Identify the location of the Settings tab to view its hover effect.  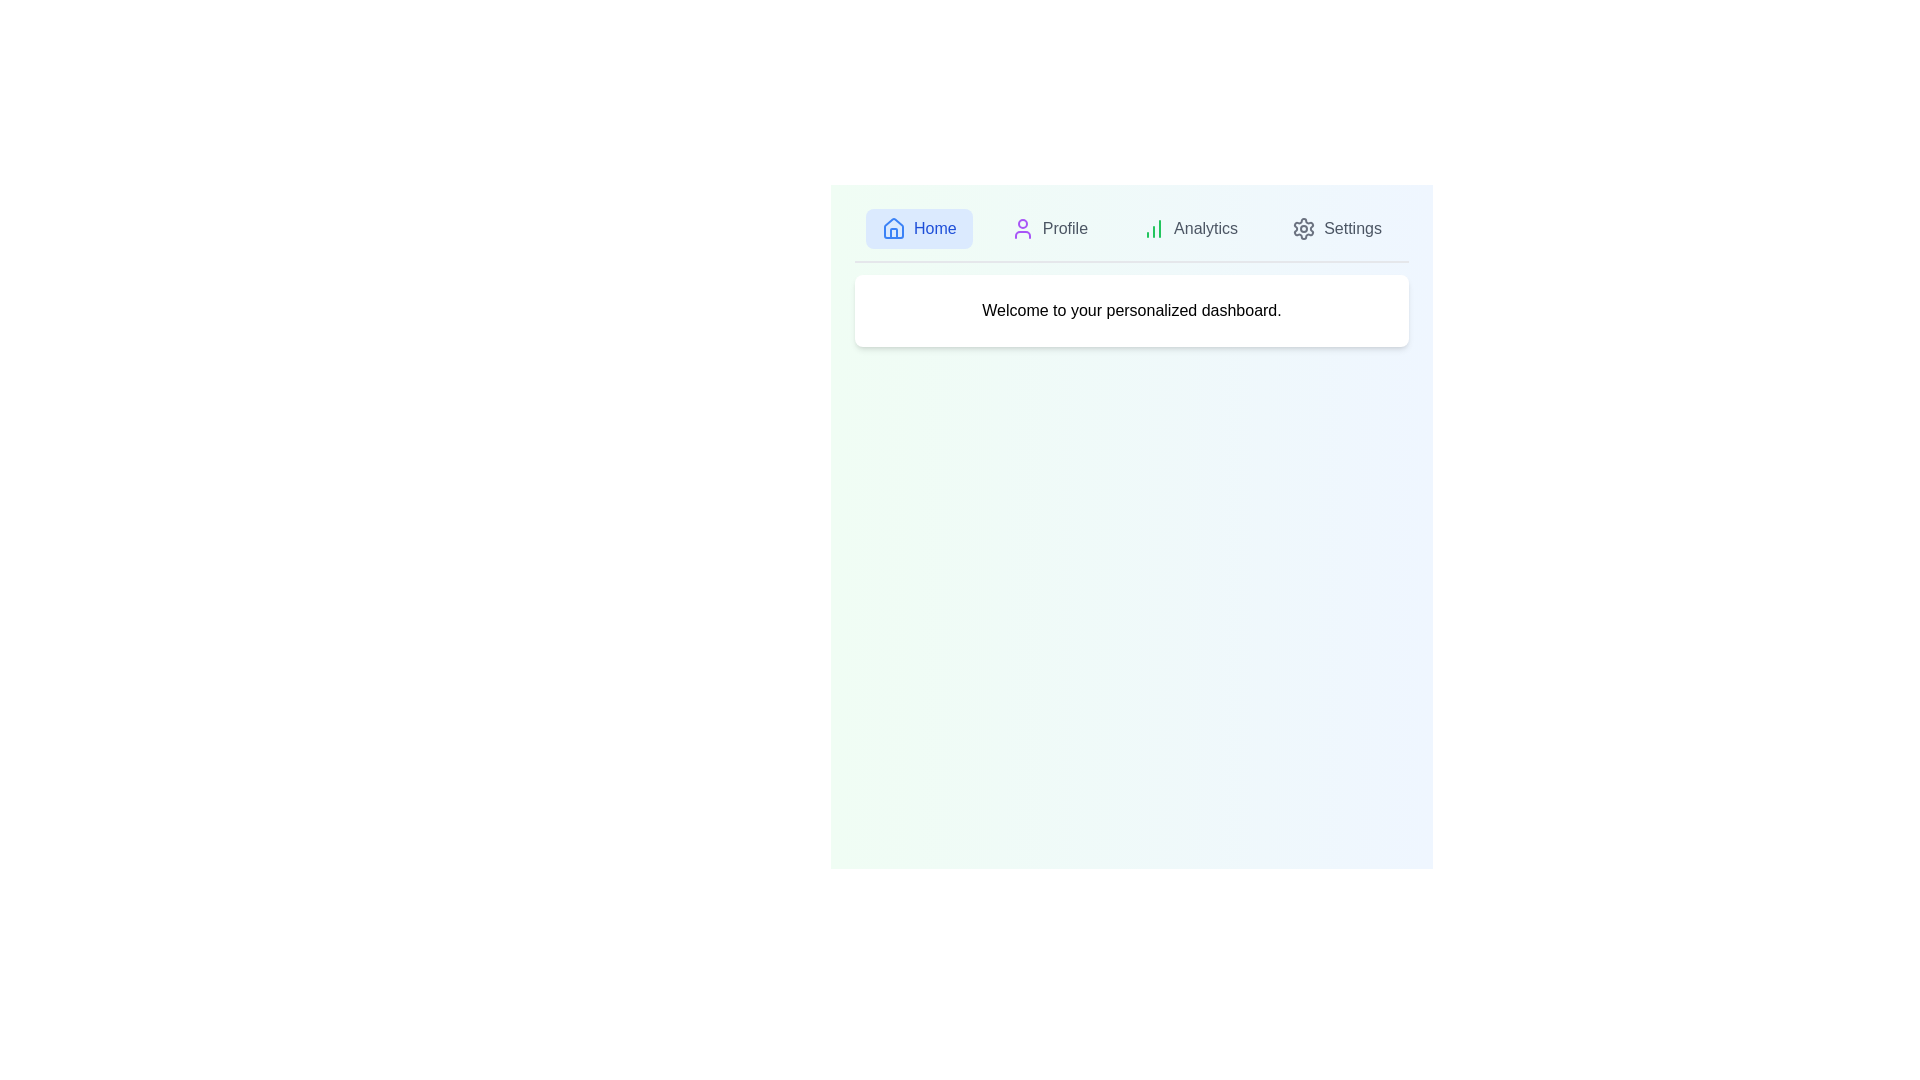
(1337, 227).